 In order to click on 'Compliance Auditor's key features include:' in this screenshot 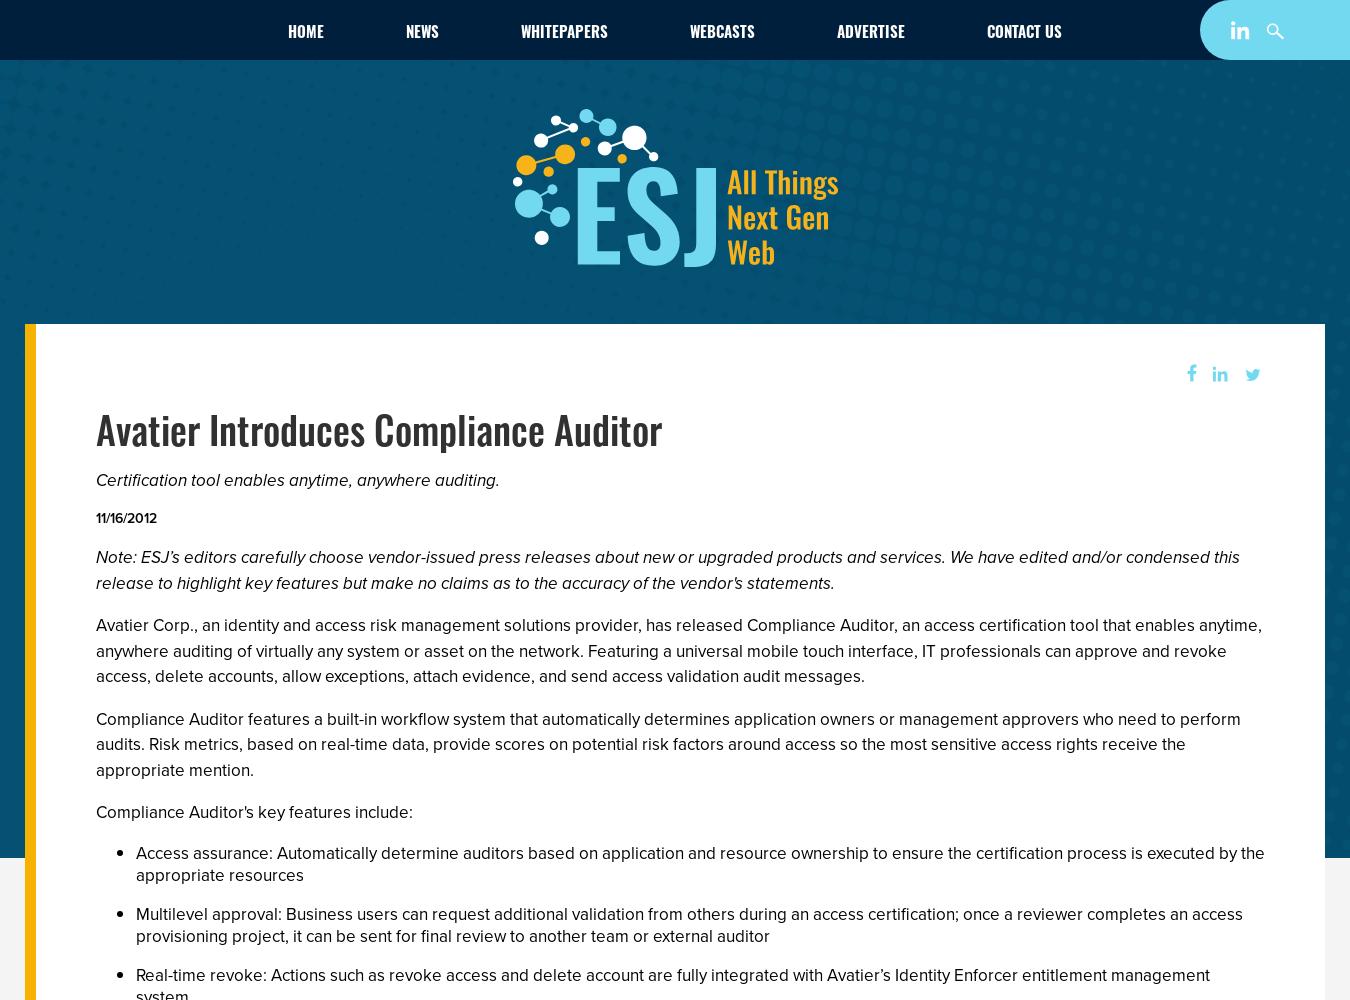, I will do `click(253, 812)`.